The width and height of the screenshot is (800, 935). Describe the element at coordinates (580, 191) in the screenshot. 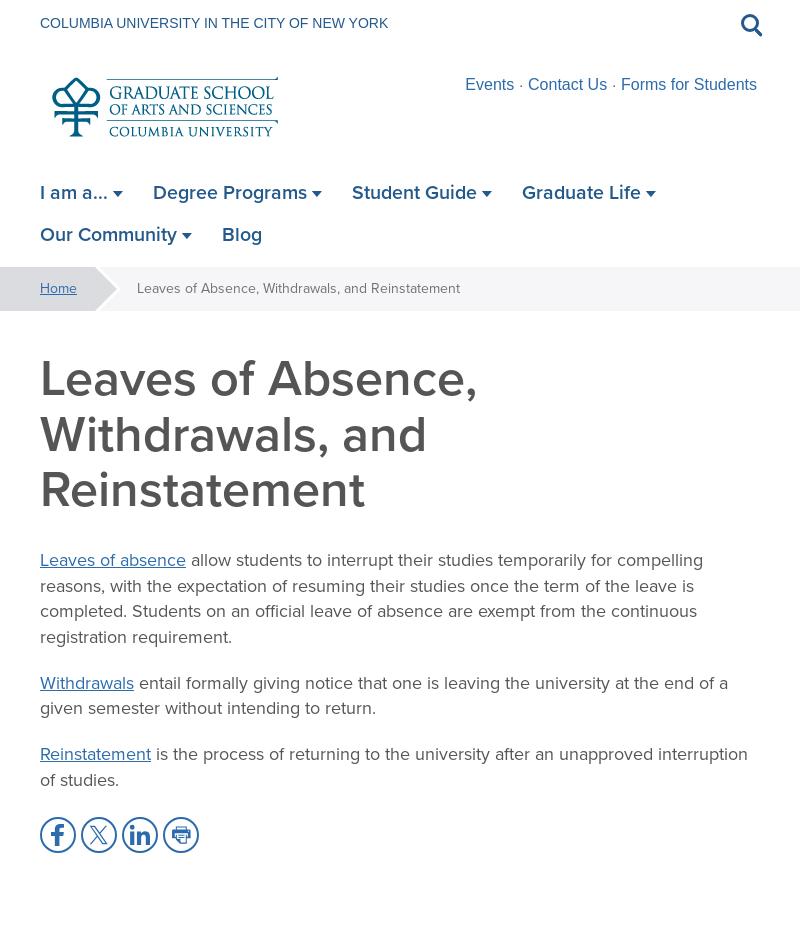

I see `'Graduate Life'` at that location.